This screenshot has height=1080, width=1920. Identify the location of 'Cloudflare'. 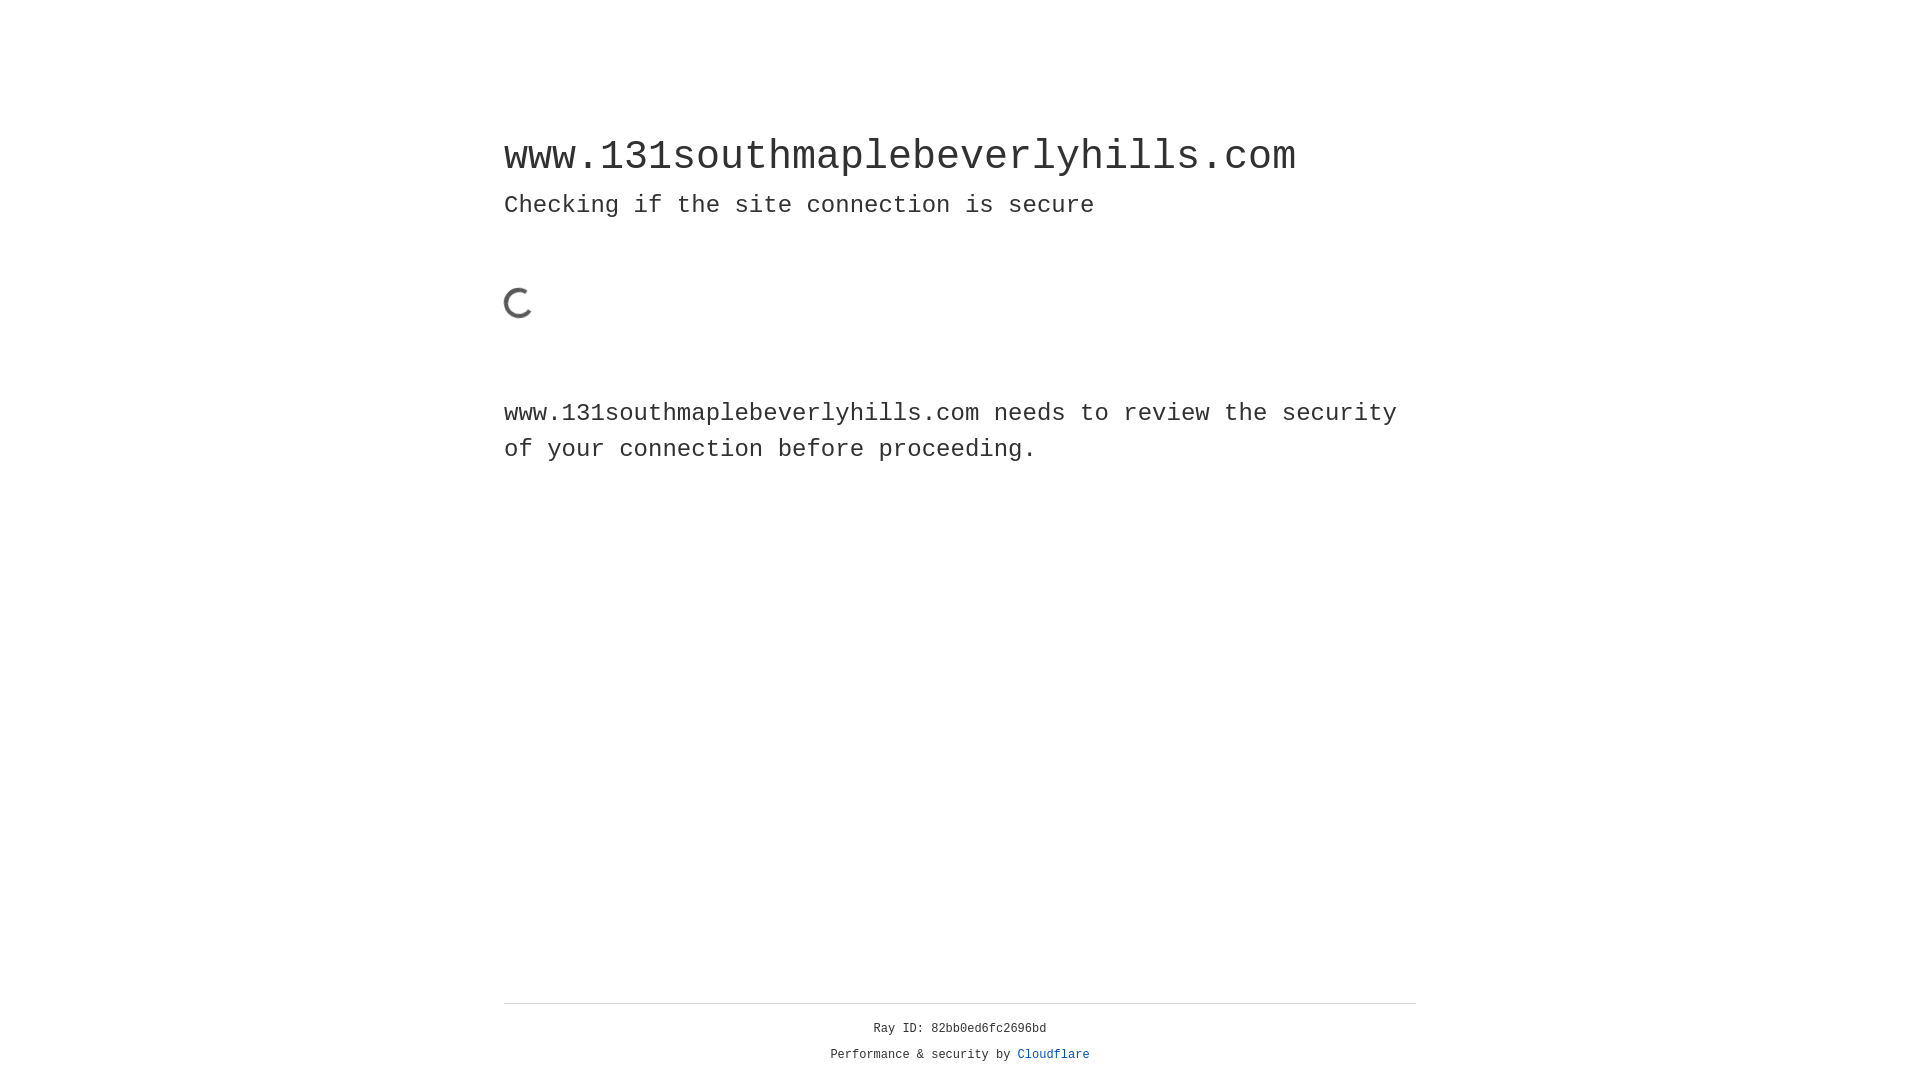
(1017, 1054).